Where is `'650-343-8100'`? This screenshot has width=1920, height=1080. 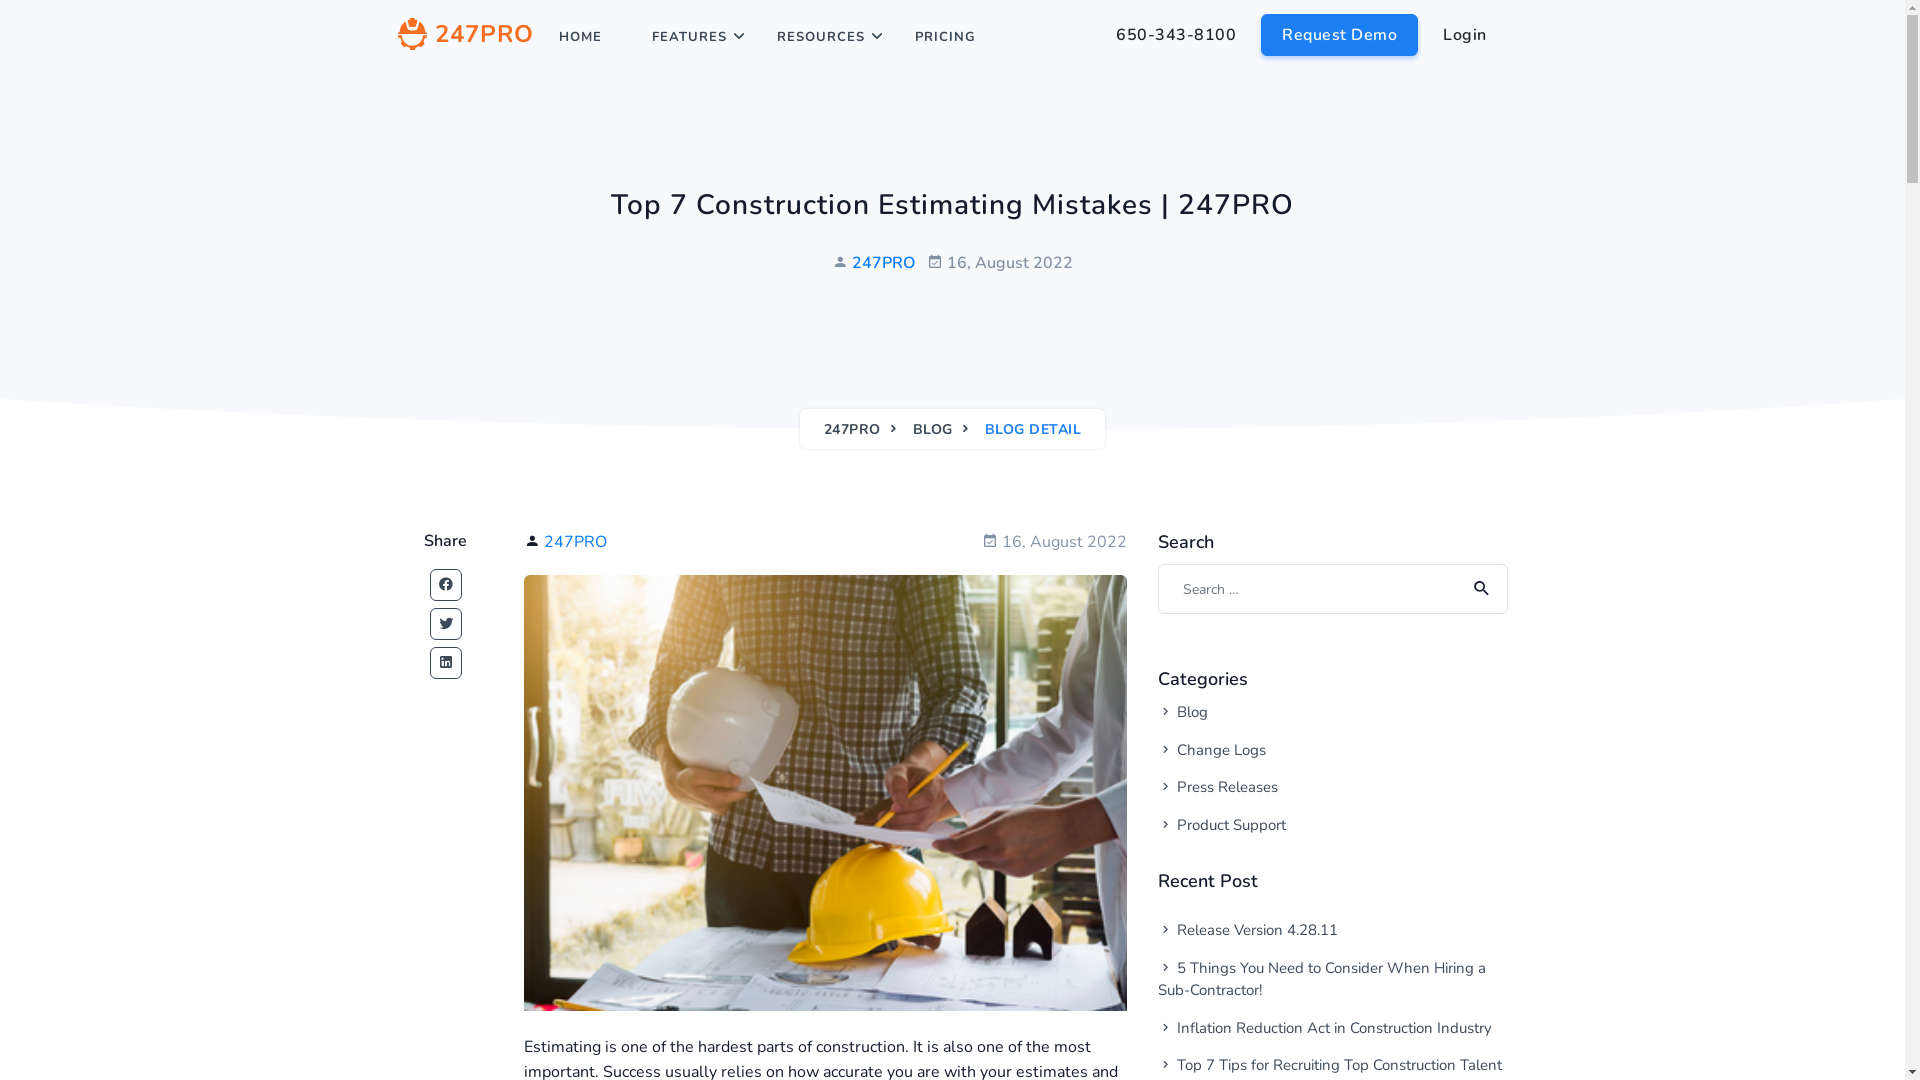
'650-343-8100' is located at coordinates (1093, 34).